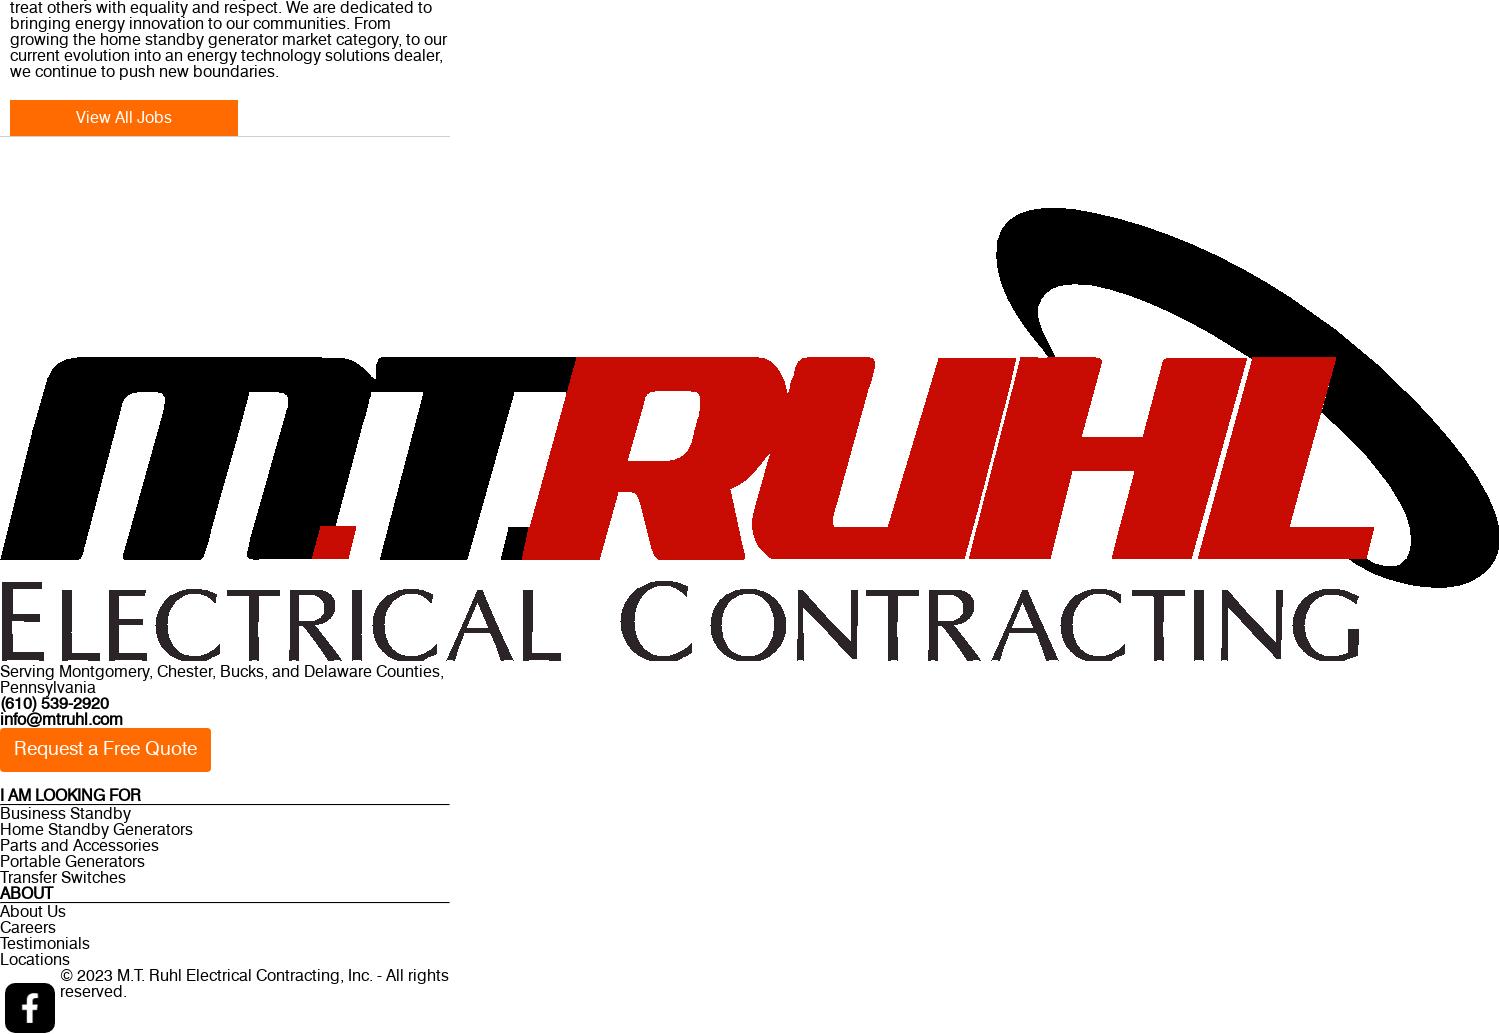  What do you see at coordinates (61, 876) in the screenshot?
I see `'Transfer Switches'` at bounding box center [61, 876].